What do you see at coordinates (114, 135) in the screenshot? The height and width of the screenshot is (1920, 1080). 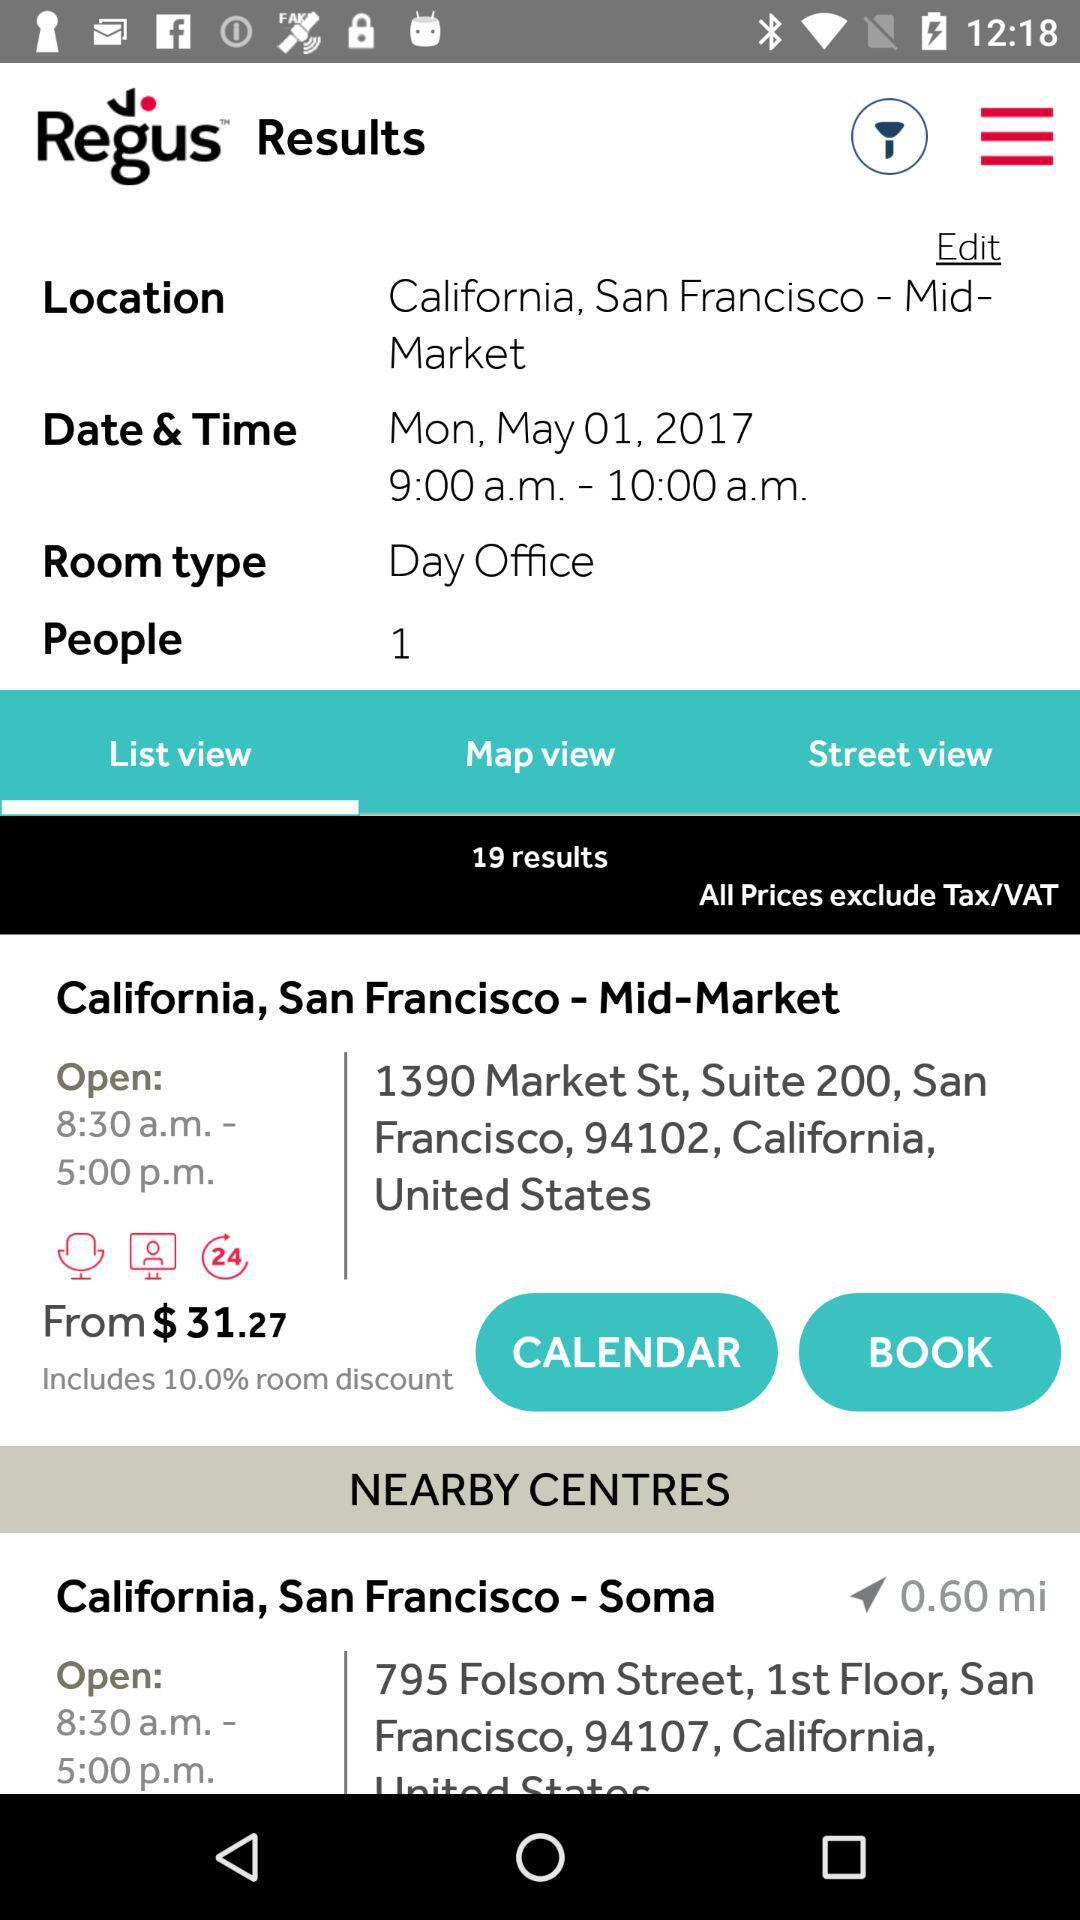 I see `the icon to the left of results` at bounding box center [114, 135].